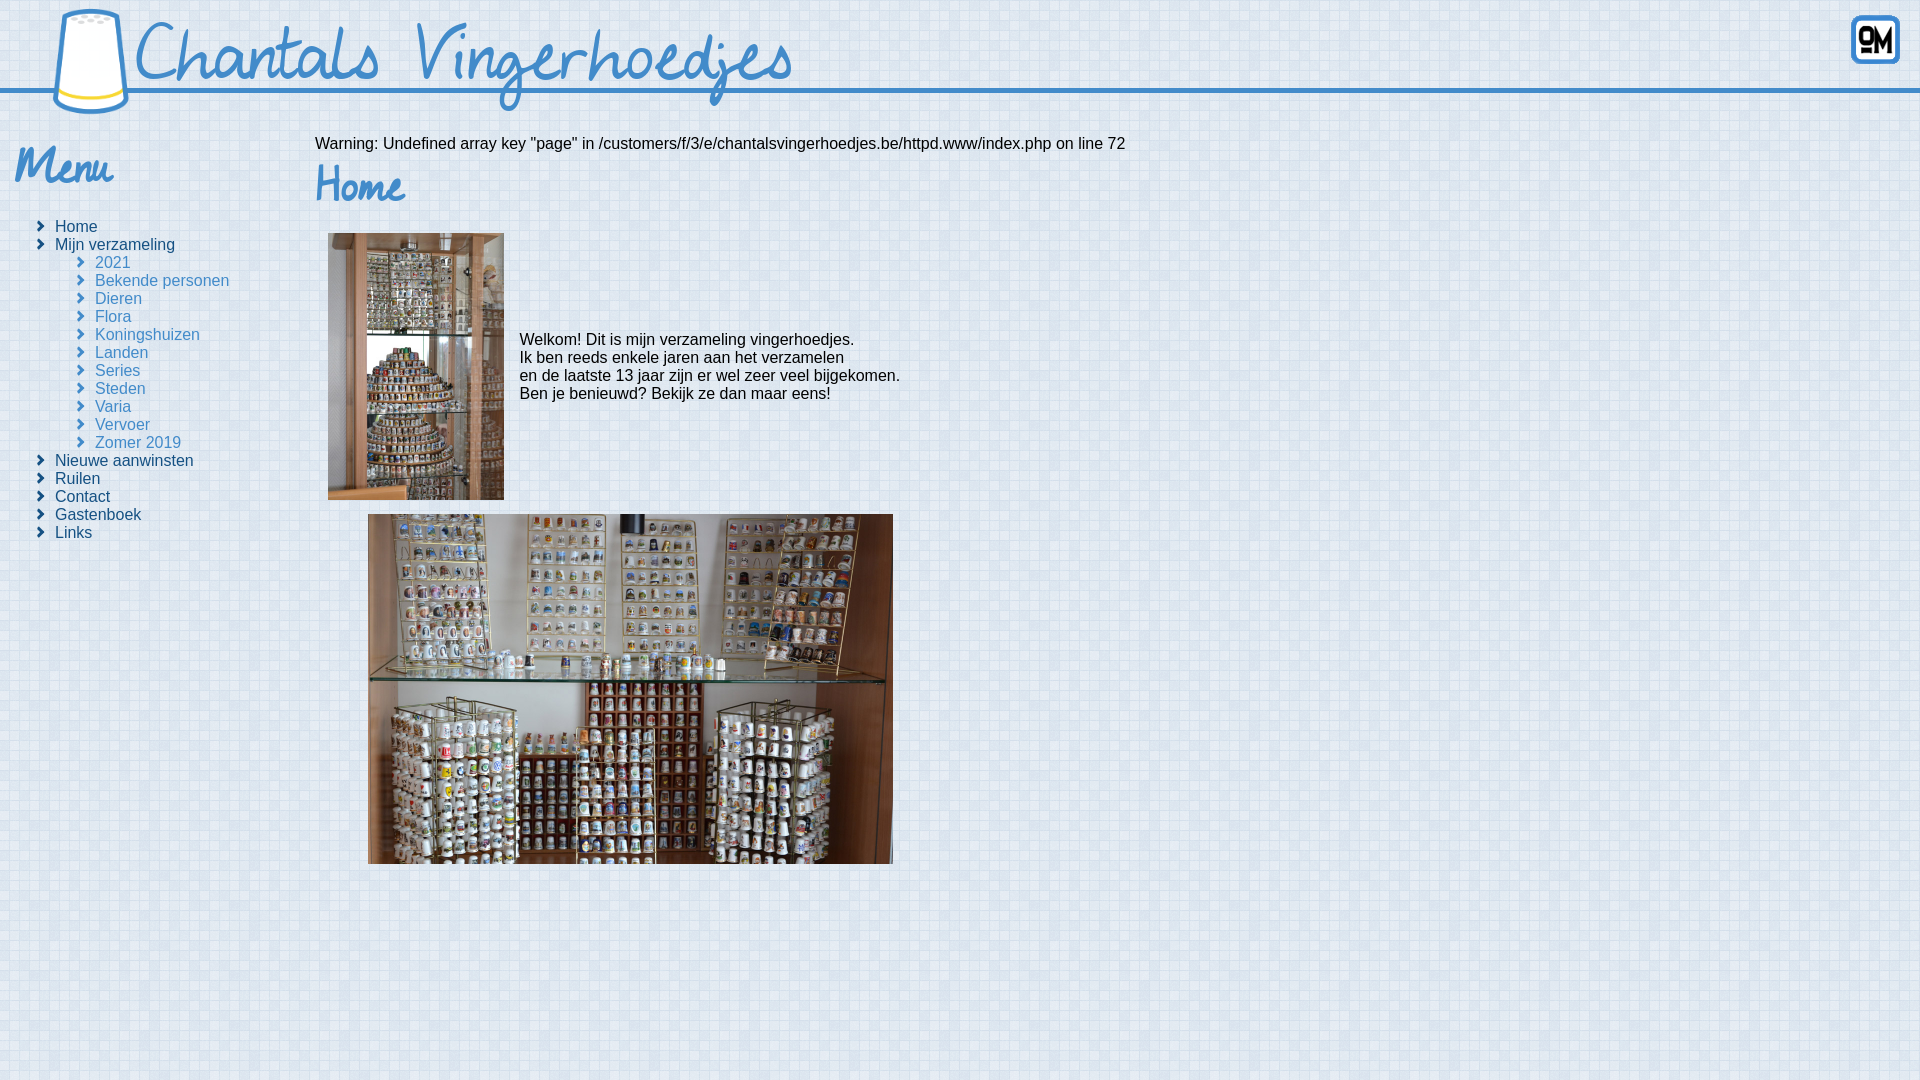  Describe the element at coordinates (190, 315) in the screenshot. I see `'Flora'` at that location.